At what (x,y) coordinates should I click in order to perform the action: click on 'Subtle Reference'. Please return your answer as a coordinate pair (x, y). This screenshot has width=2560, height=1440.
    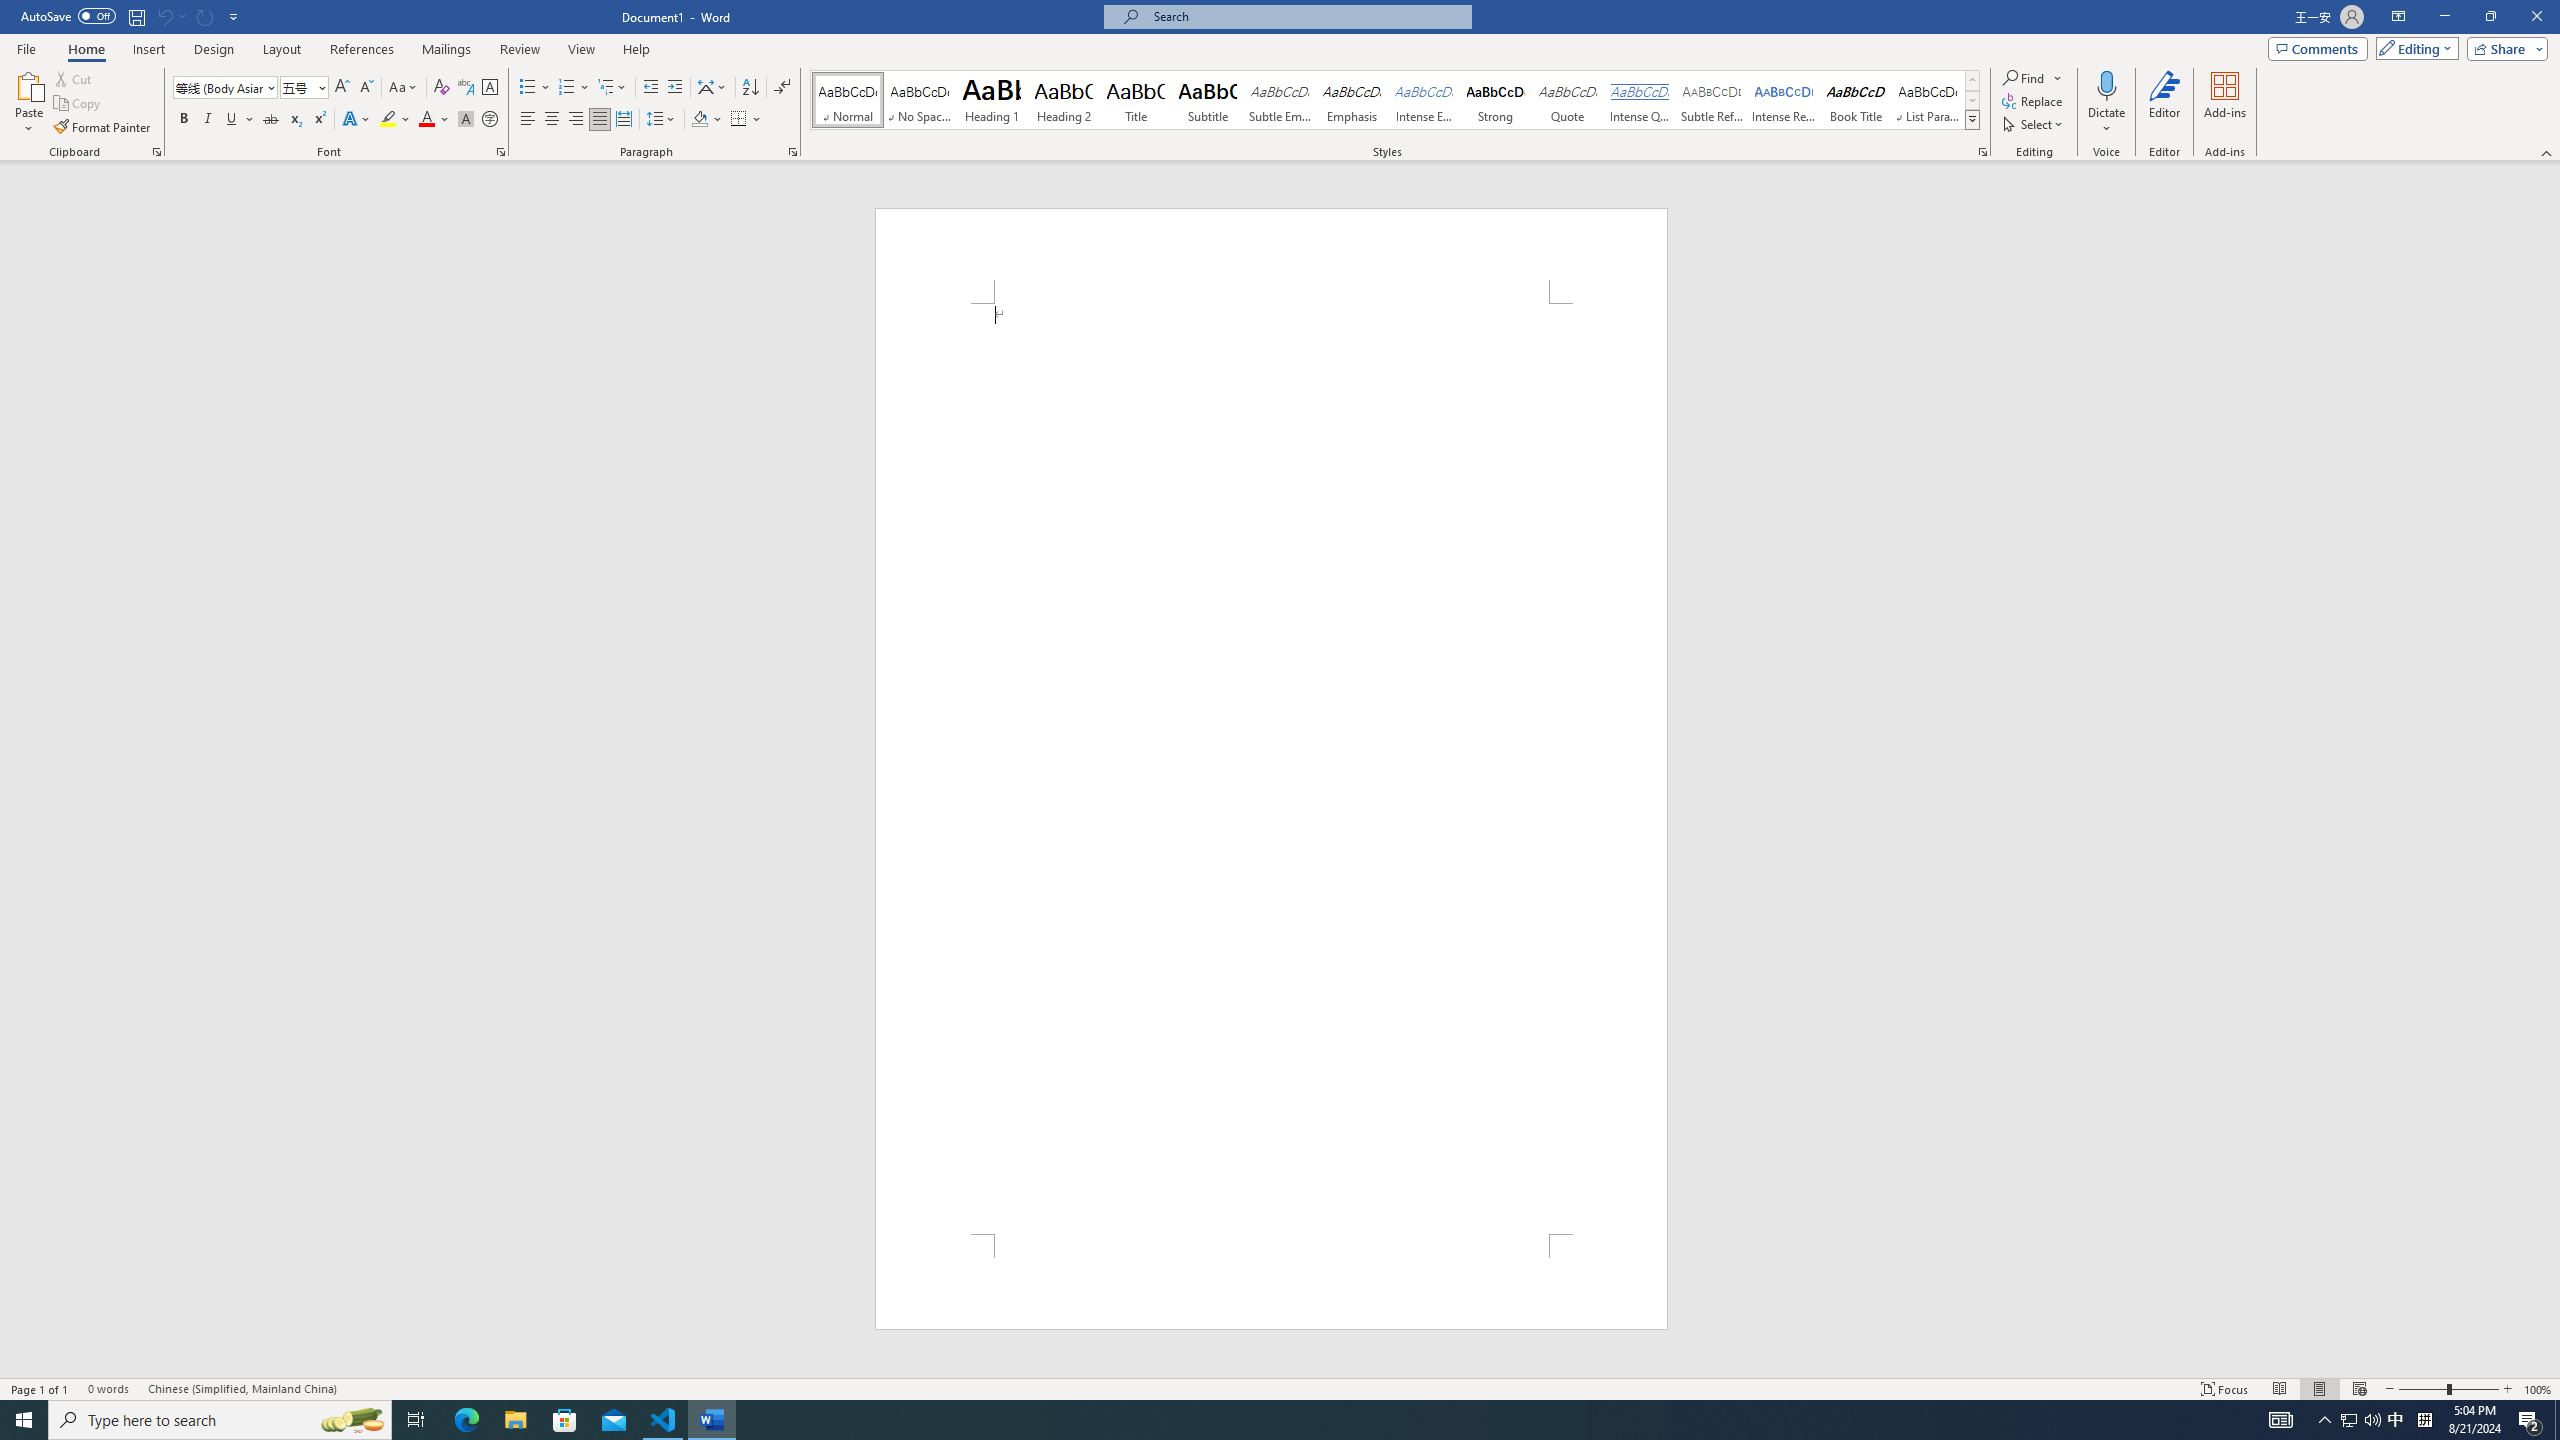
    Looking at the image, I should click on (1712, 99).